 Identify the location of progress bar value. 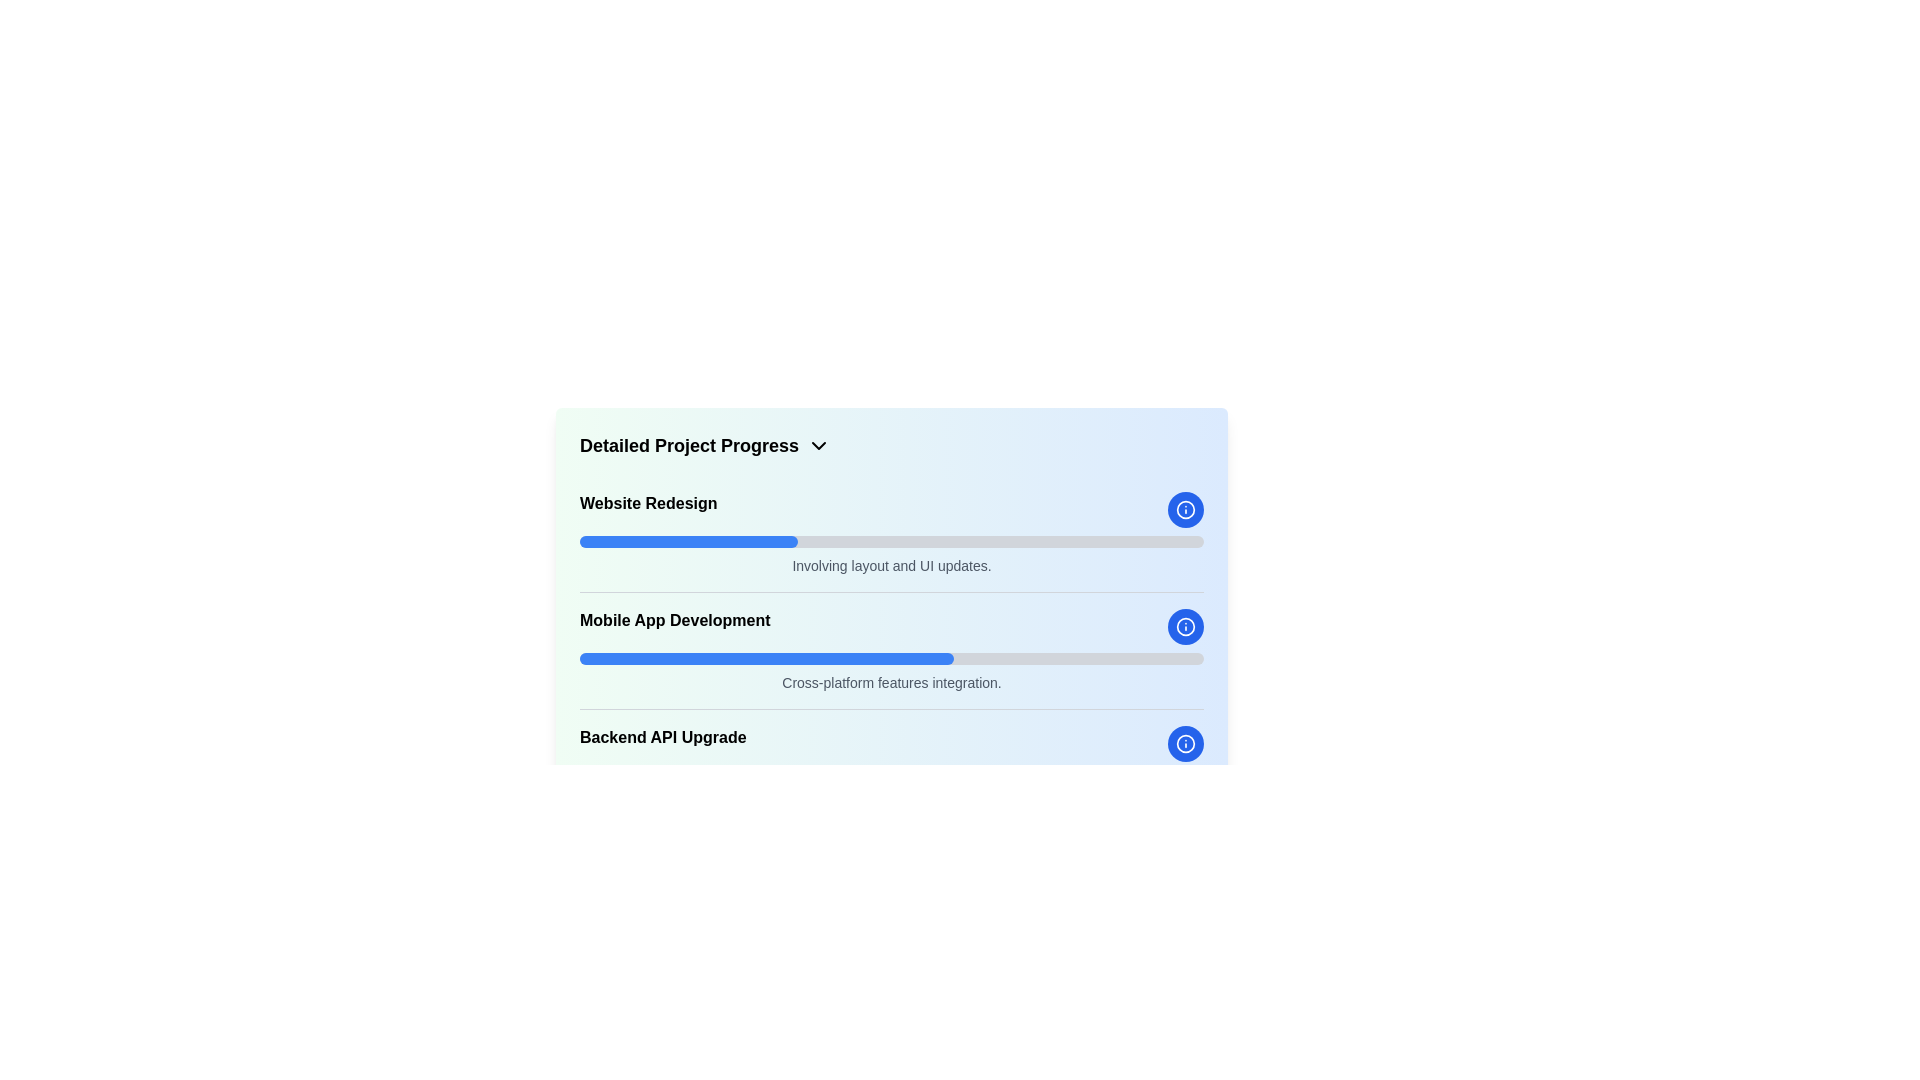
(1046, 659).